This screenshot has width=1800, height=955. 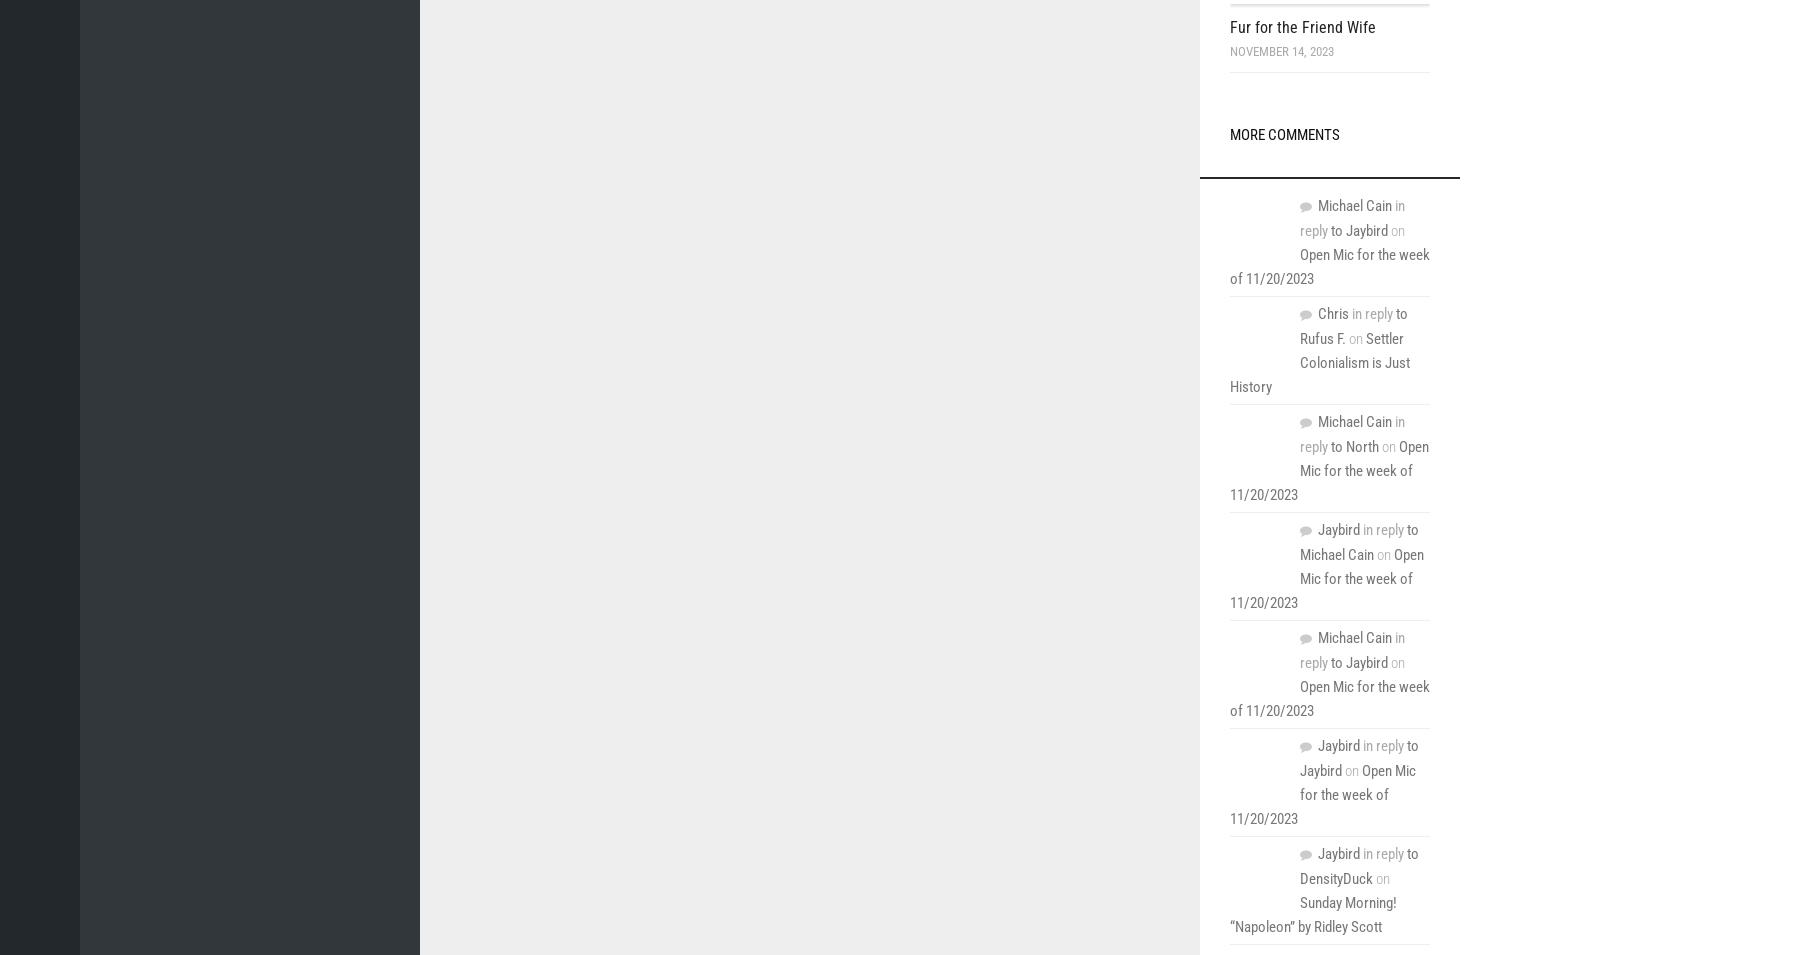 I want to click on 'Chris', so click(x=1333, y=314).